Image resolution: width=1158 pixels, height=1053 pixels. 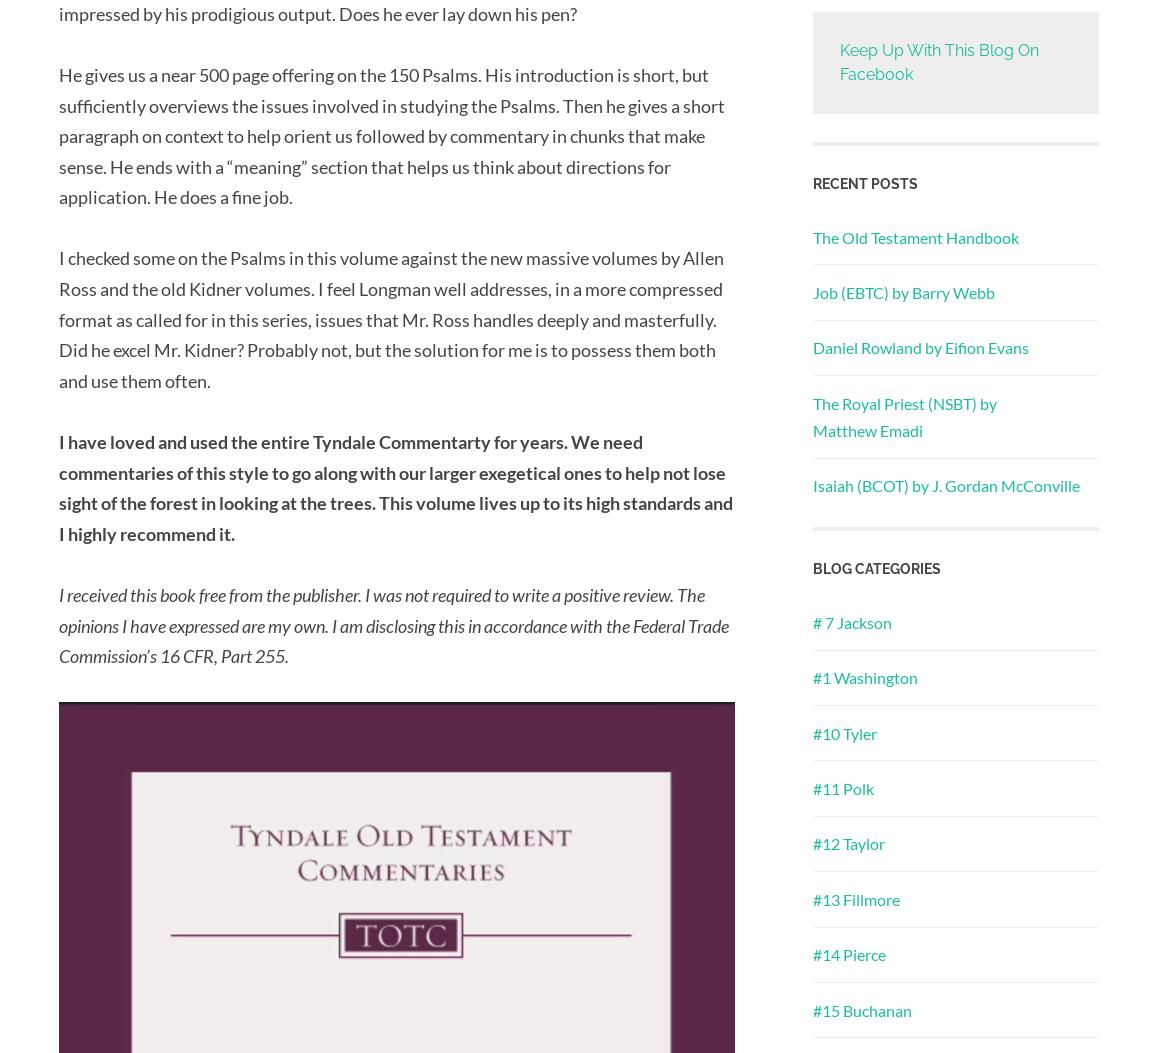 I want to click on '#15 Buchanan', so click(x=861, y=1008).